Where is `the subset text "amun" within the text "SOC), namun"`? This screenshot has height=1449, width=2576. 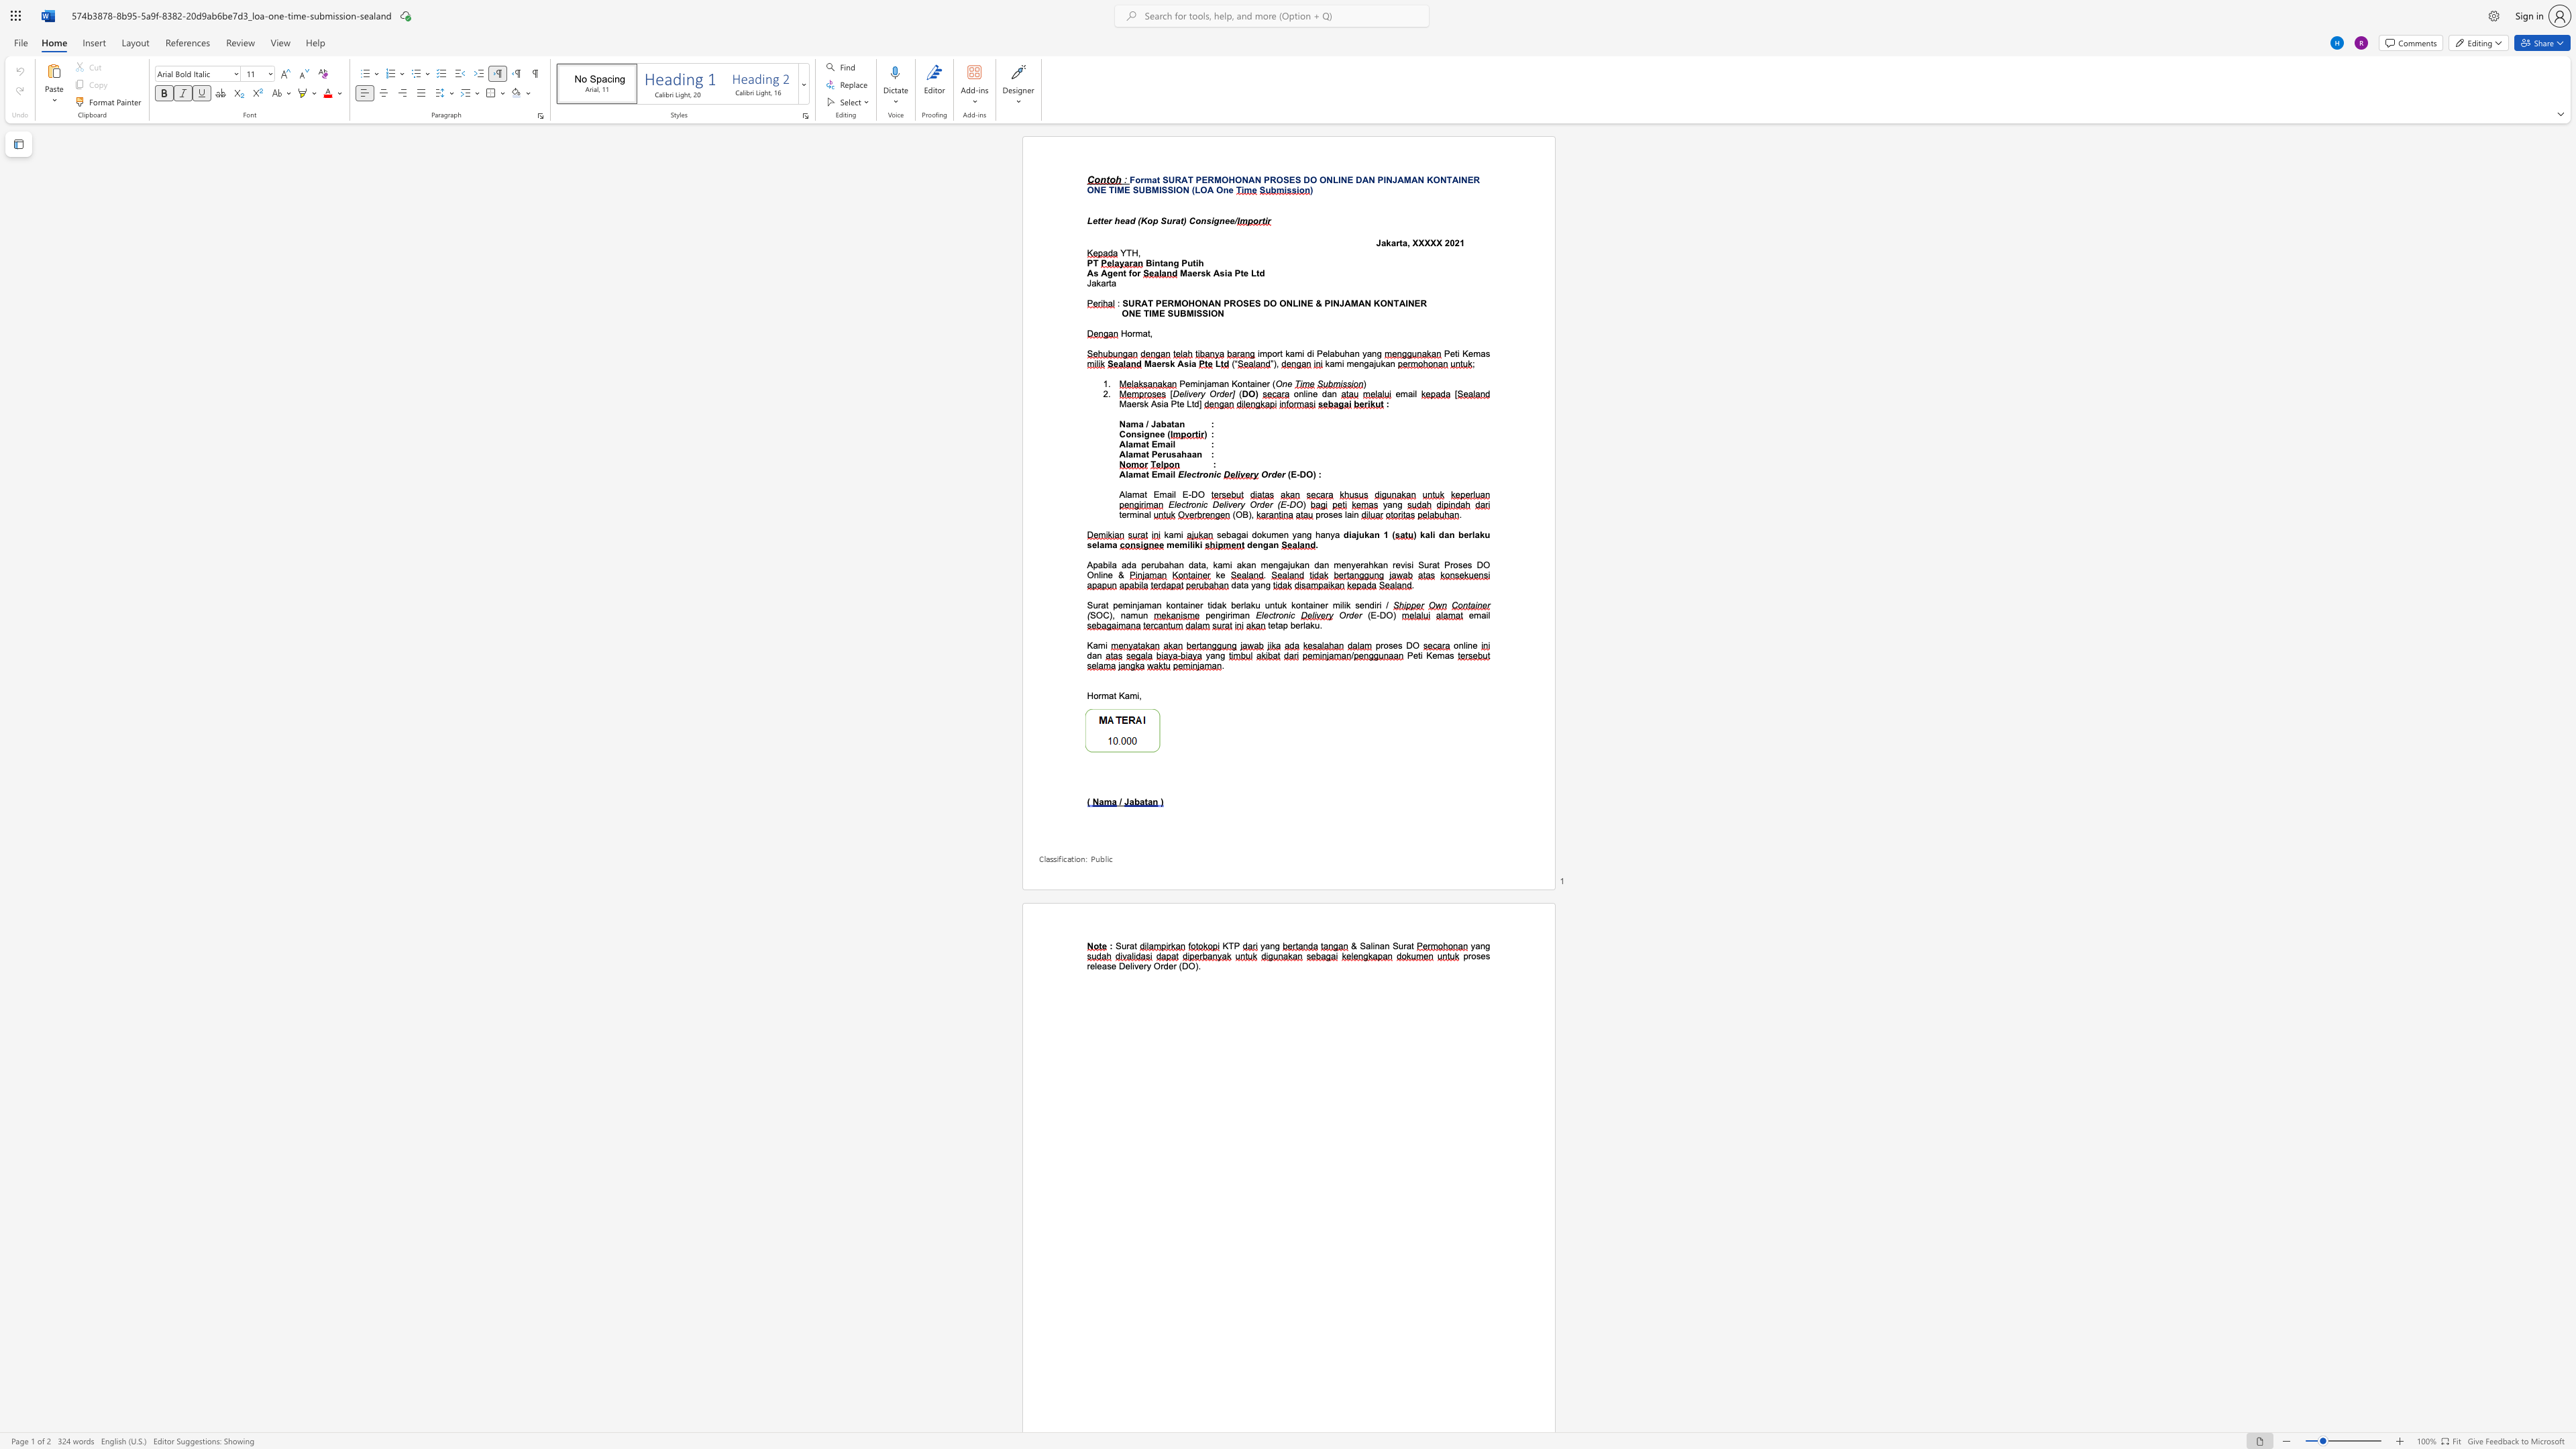 the subset text "amun" within the text "SOC), namun" is located at coordinates (1126, 614).